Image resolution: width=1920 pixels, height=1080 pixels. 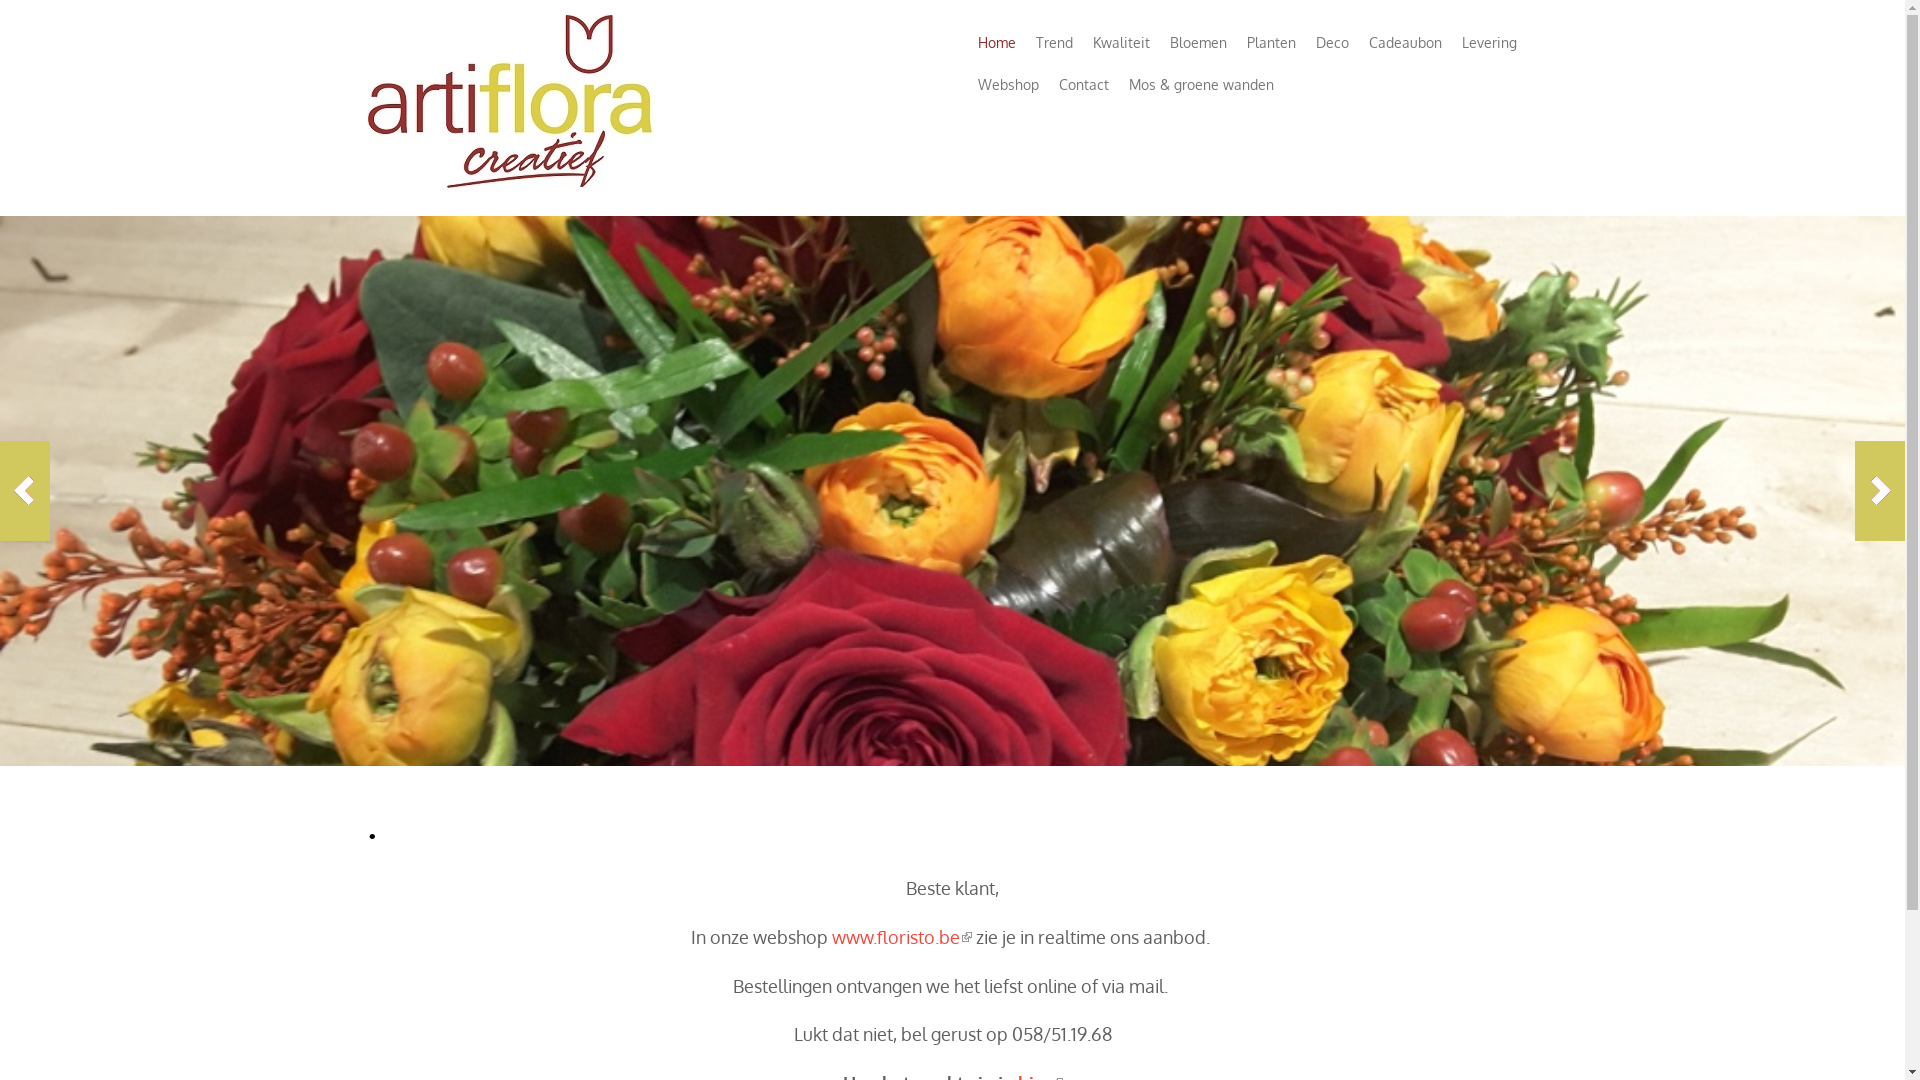 I want to click on 'Previous', so click(x=24, y=490).